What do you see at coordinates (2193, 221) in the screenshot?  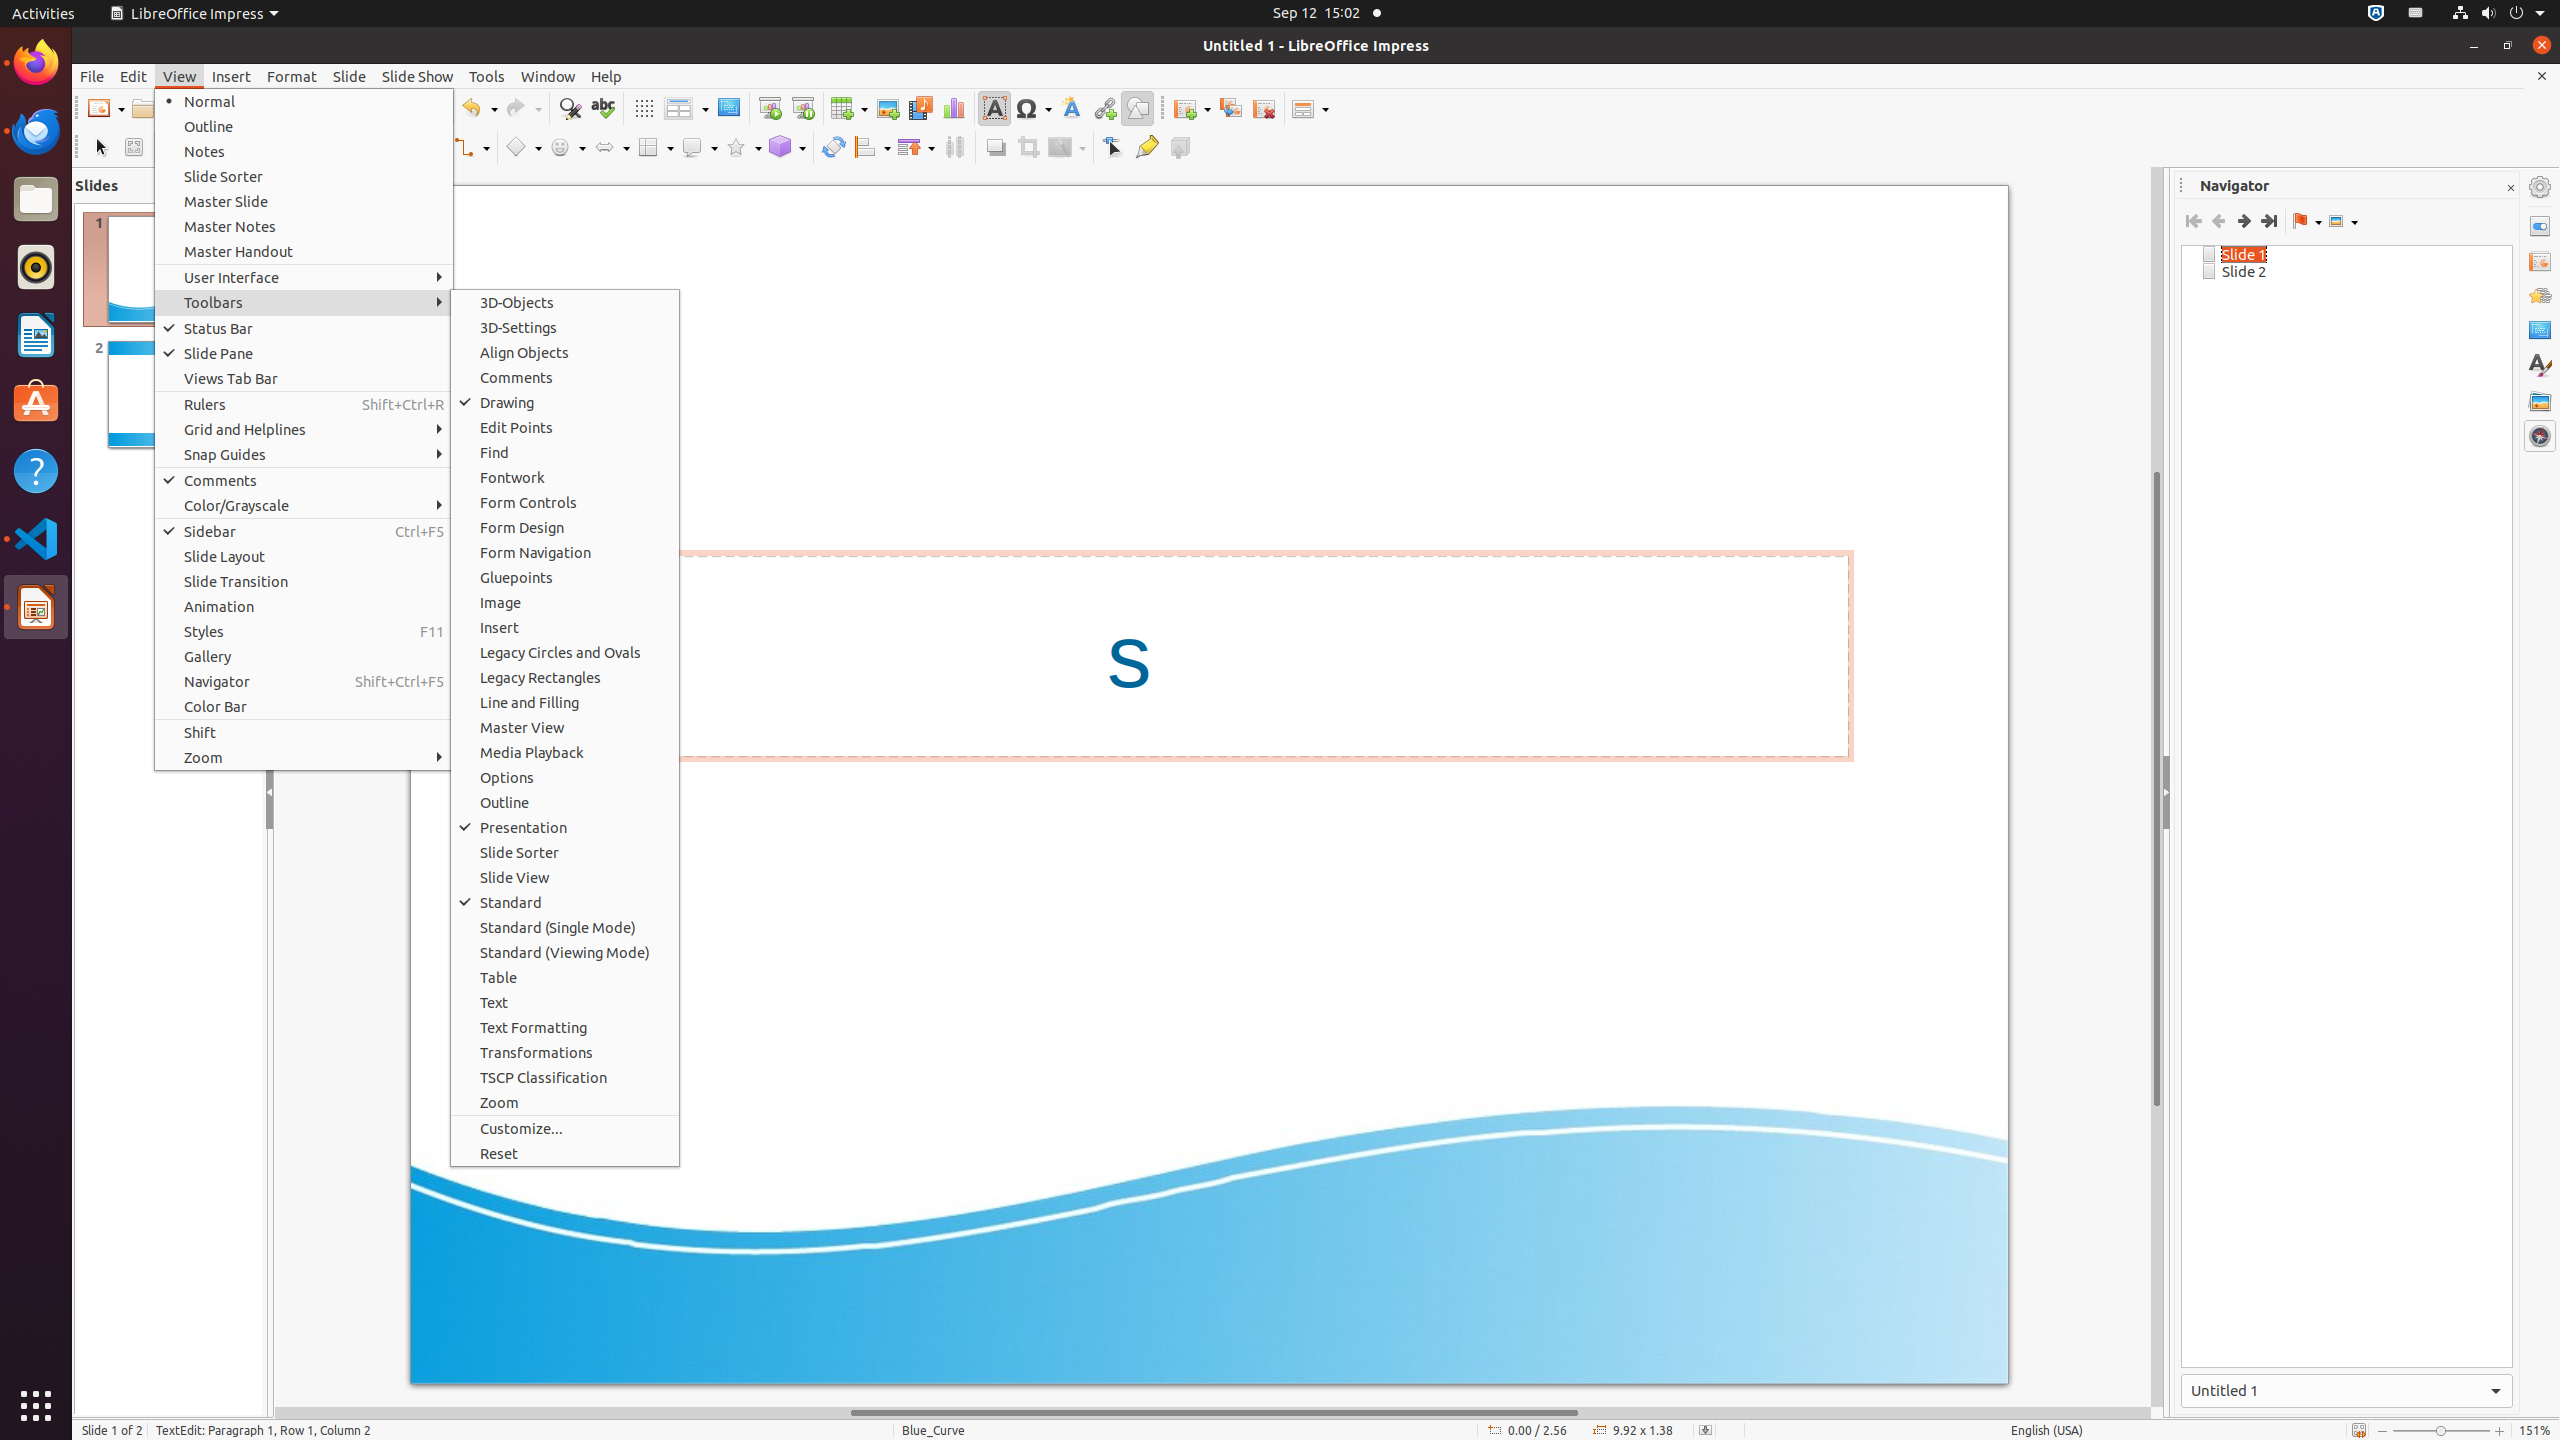 I see `'First Slide'` at bounding box center [2193, 221].